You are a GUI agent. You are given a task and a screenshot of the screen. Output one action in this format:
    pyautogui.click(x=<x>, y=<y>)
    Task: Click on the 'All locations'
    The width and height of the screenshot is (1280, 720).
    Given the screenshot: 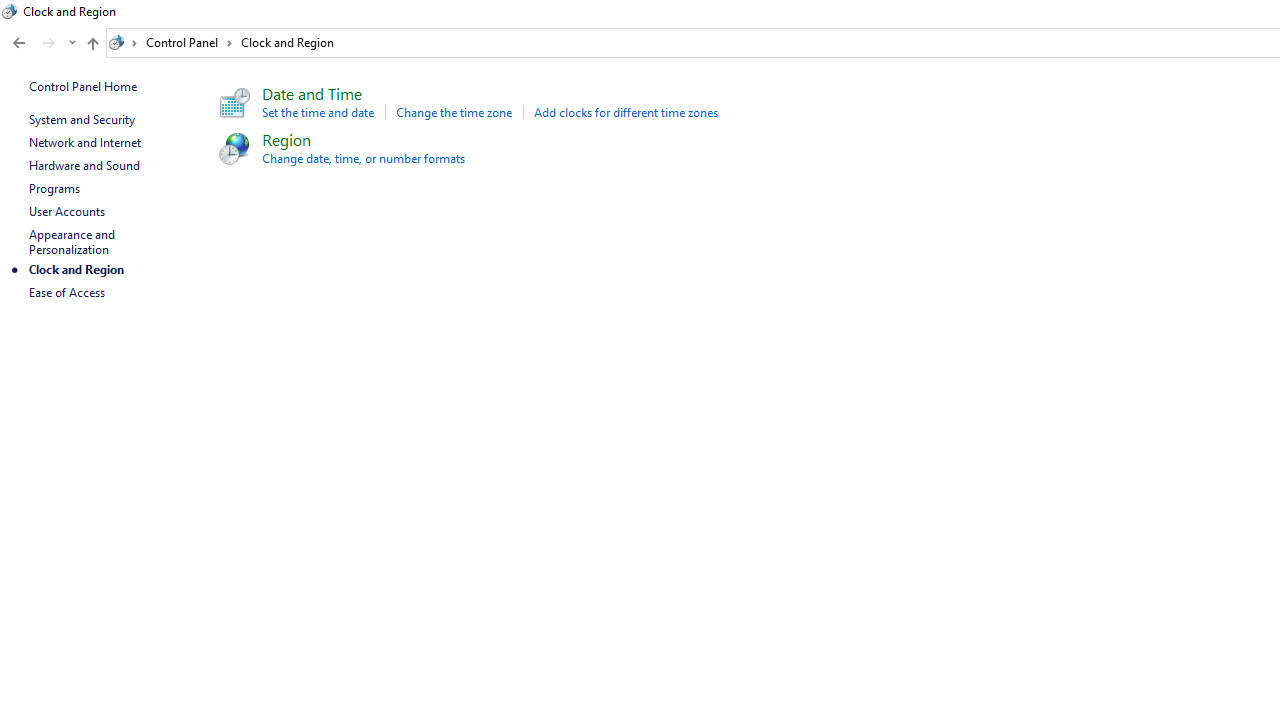 What is the action you would take?
    pyautogui.click(x=123, y=42)
    